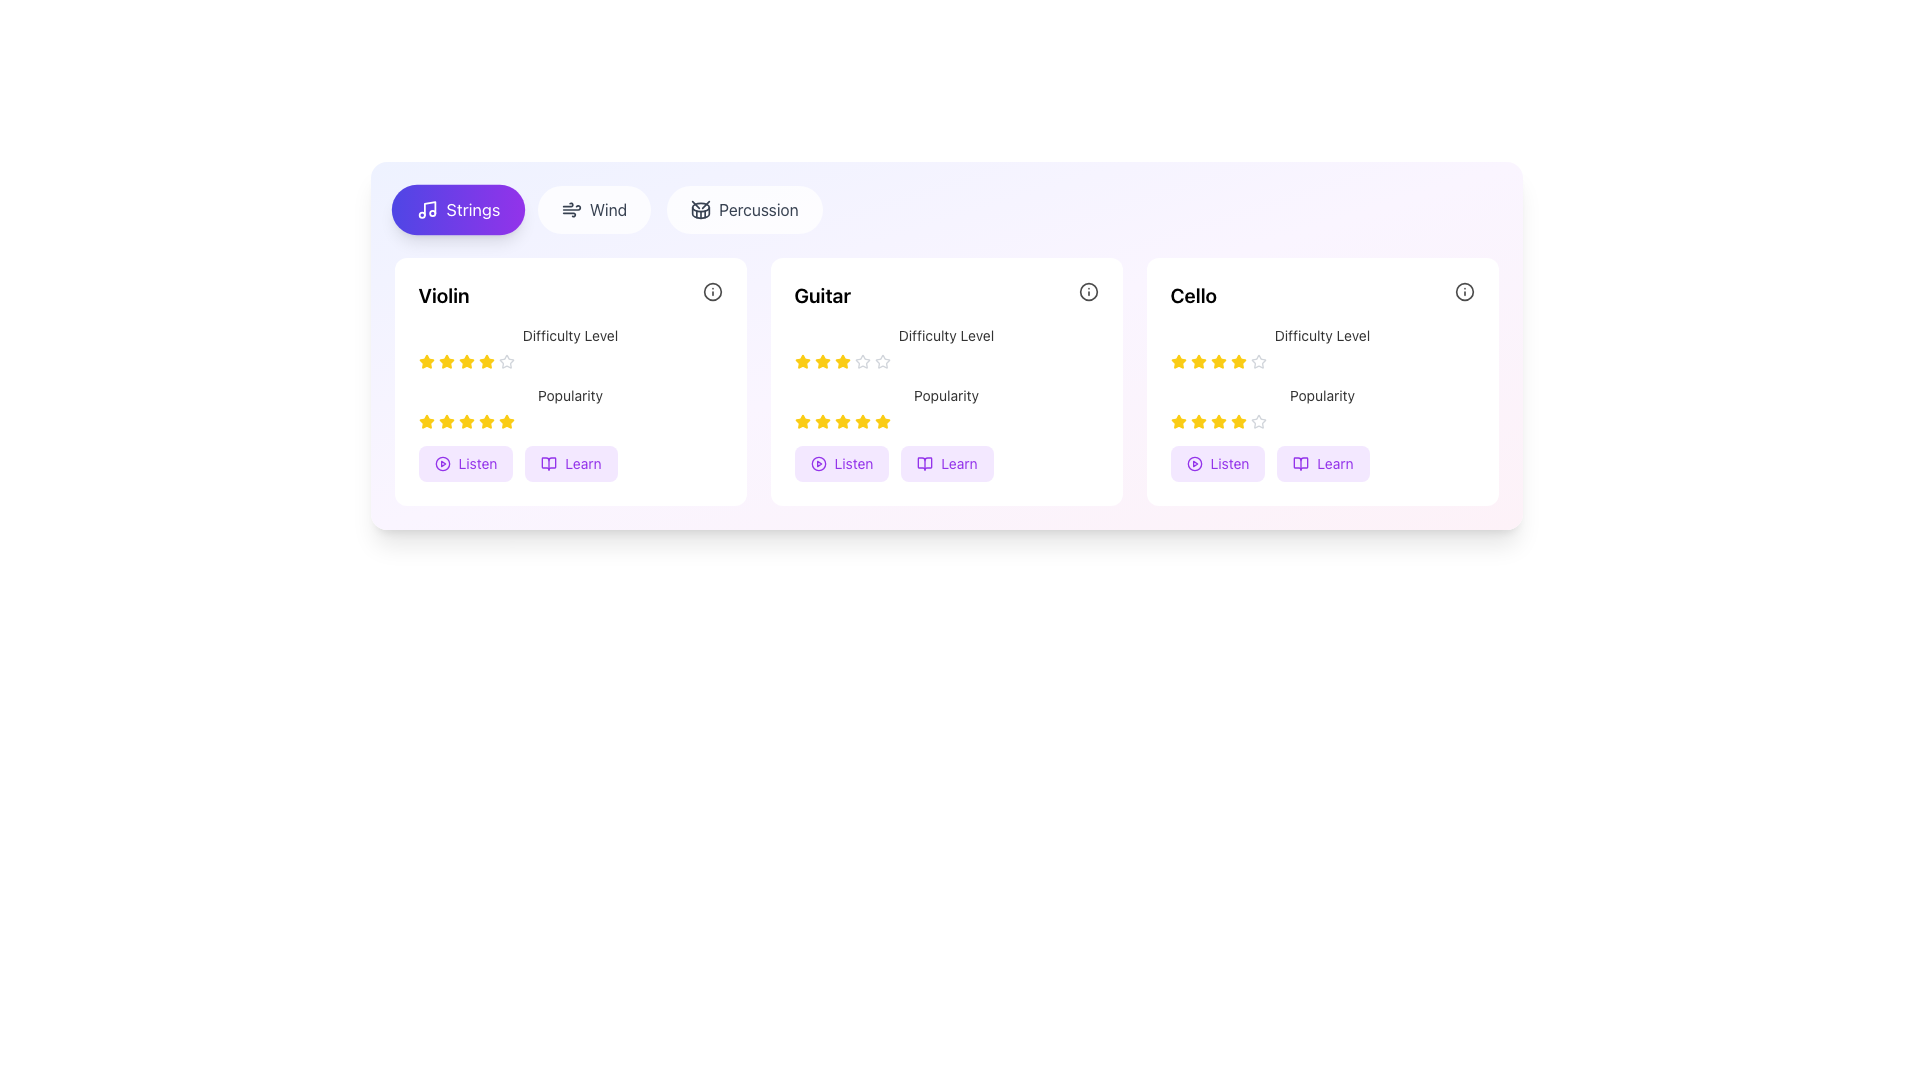  Describe the element at coordinates (862, 420) in the screenshot. I see `the sixth star icon in the horizontally aligned rating stars under the 'Popularity' section of the 'Guitar' card to rate it` at that location.